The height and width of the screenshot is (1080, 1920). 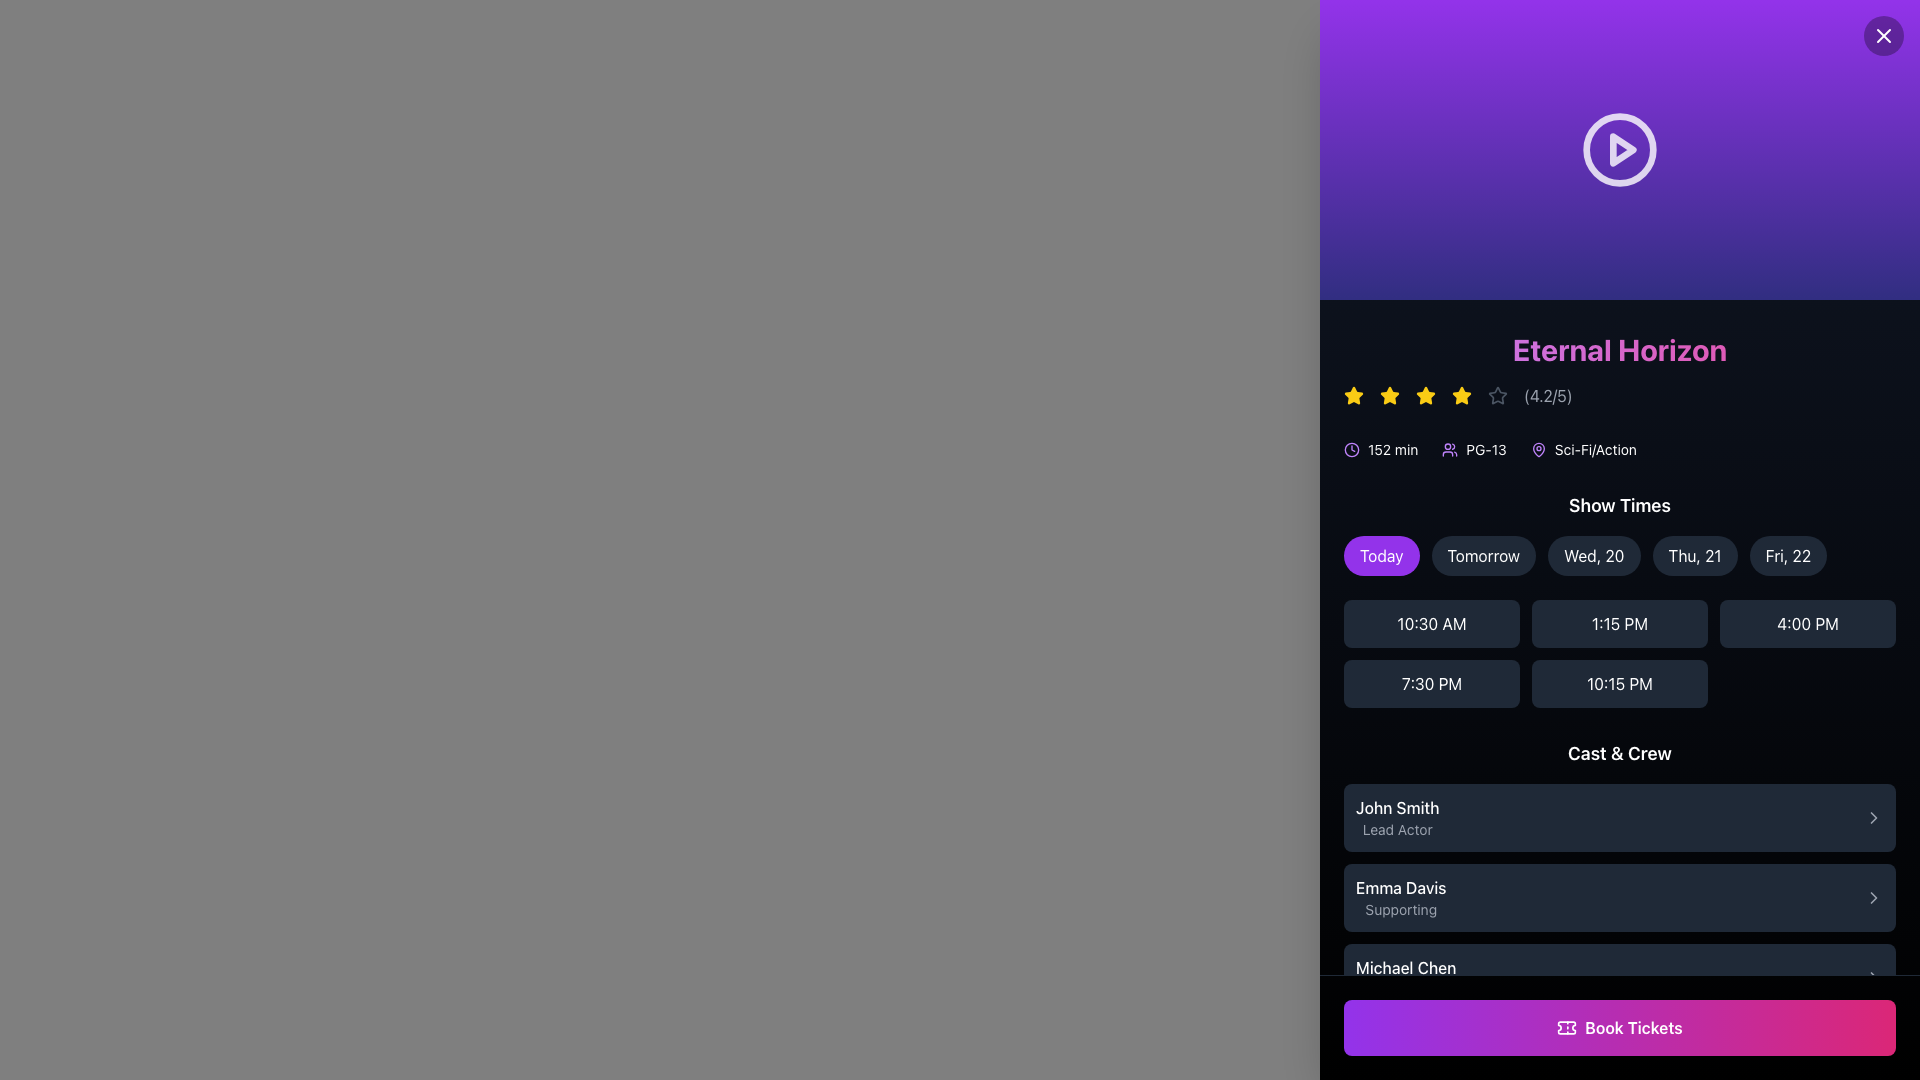 I want to click on the clickable list item or card featuring 'Michael Chen' in the 'Cast & Crew' section, so click(x=1620, y=977).